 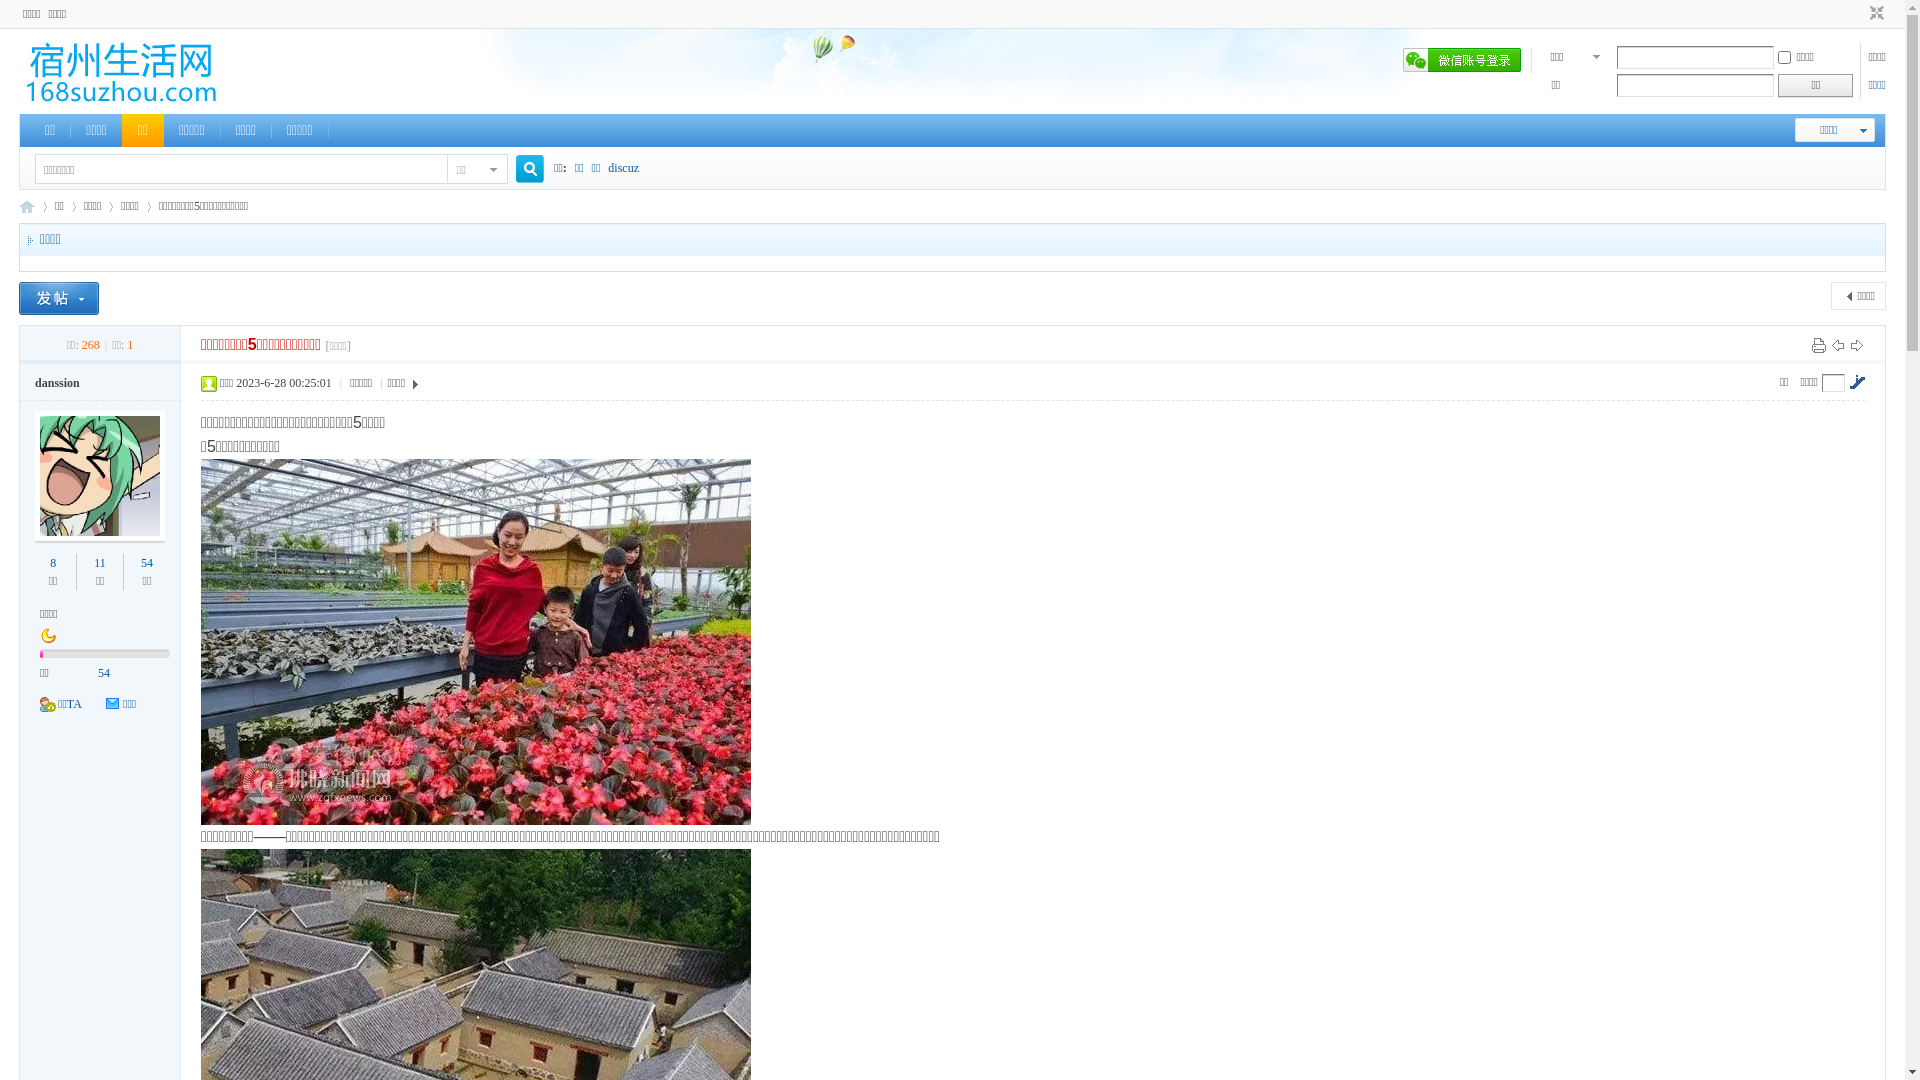 I want to click on '54', so click(x=103, y=672).